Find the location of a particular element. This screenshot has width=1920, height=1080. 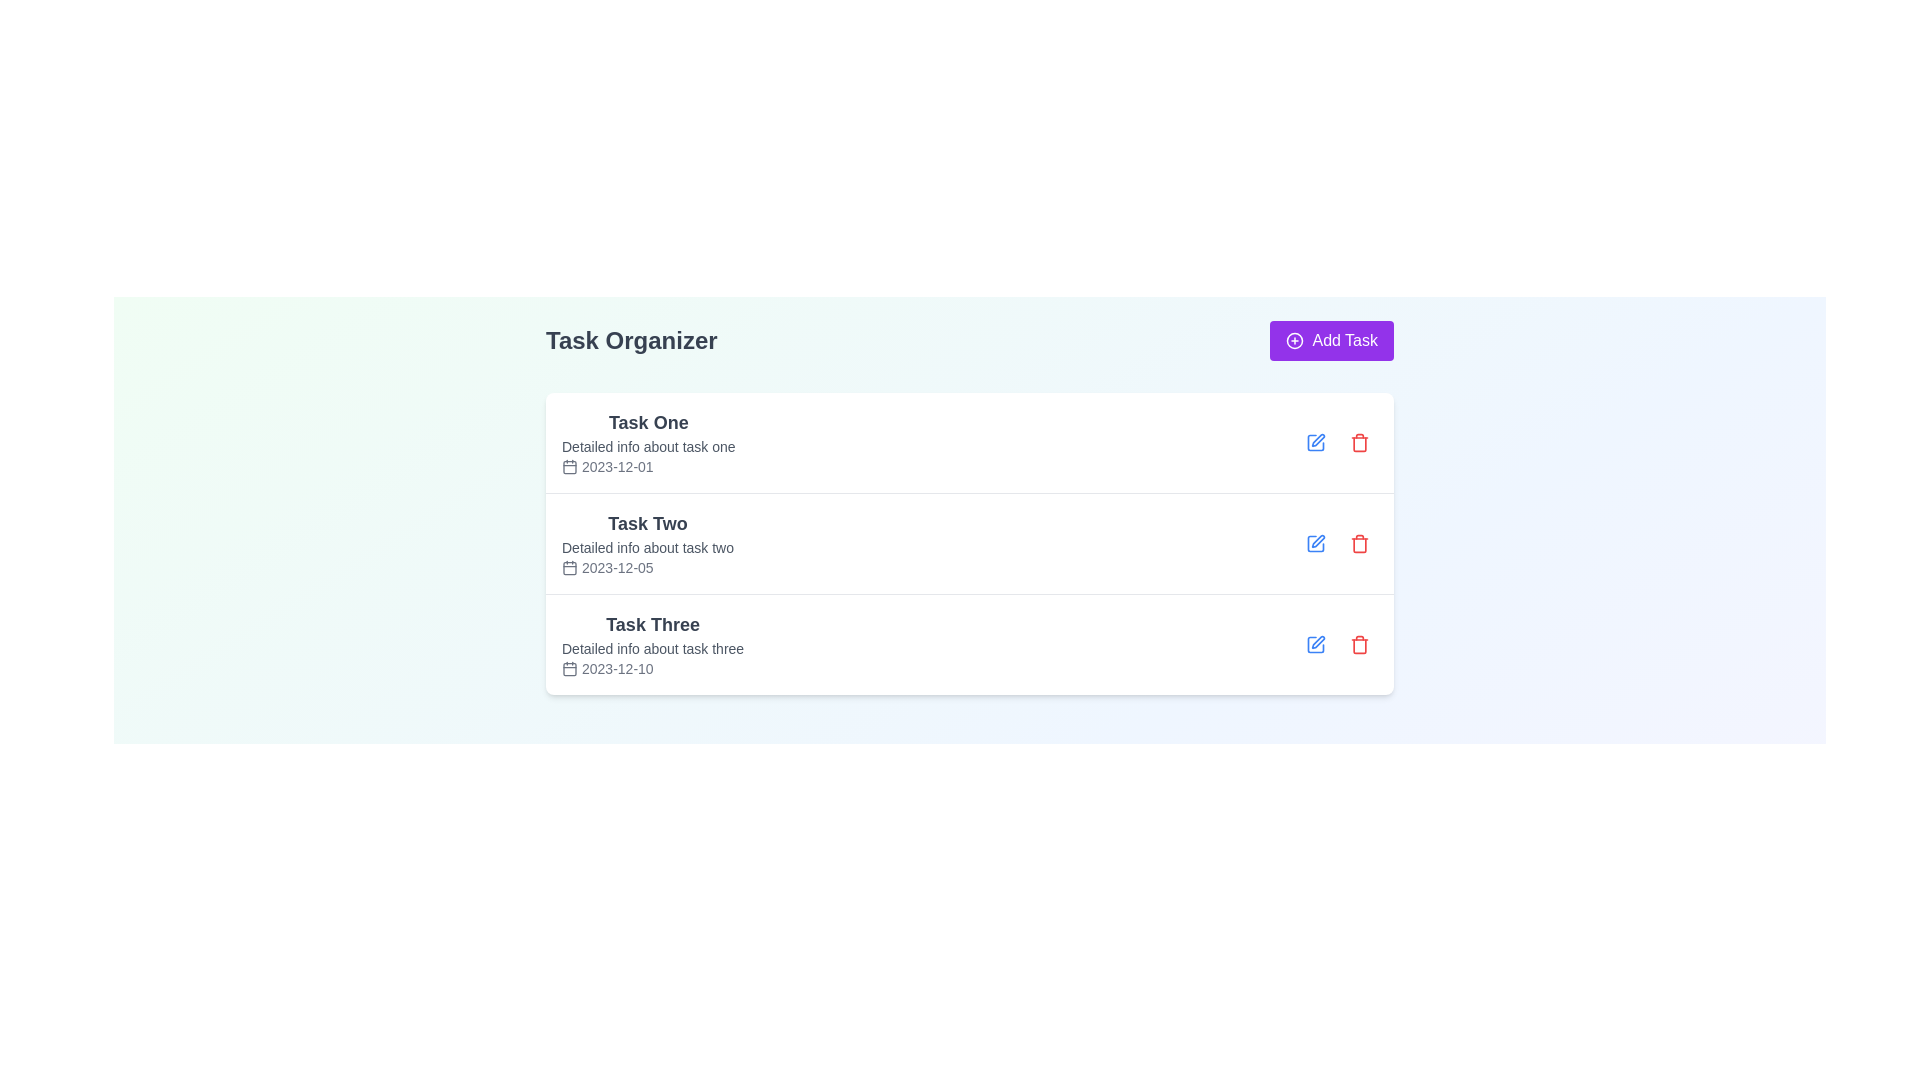

the Icon button located at the bottom right corner of the third task card is located at coordinates (1315, 644).